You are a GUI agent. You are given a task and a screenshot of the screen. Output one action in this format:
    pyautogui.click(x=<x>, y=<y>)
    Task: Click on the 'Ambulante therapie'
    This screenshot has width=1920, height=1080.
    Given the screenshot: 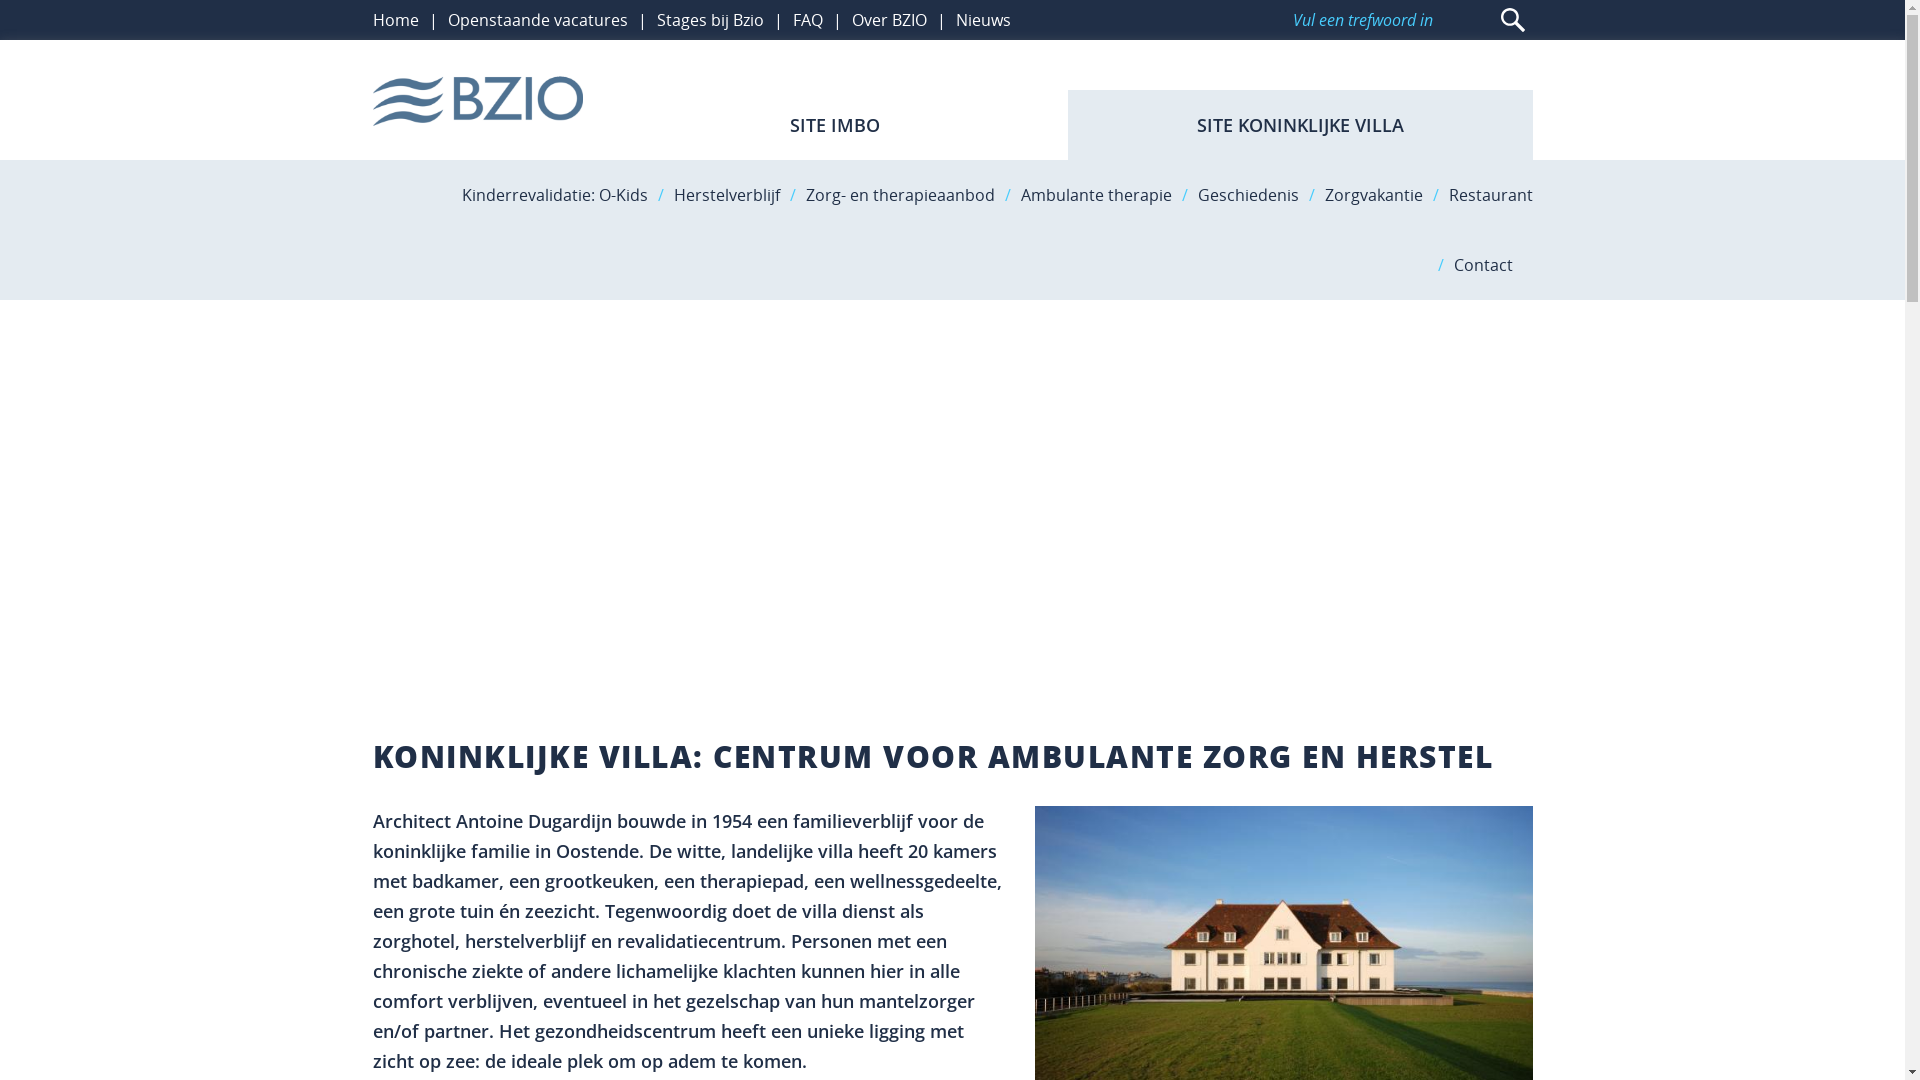 What is the action you would take?
    pyautogui.click(x=1094, y=195)
    